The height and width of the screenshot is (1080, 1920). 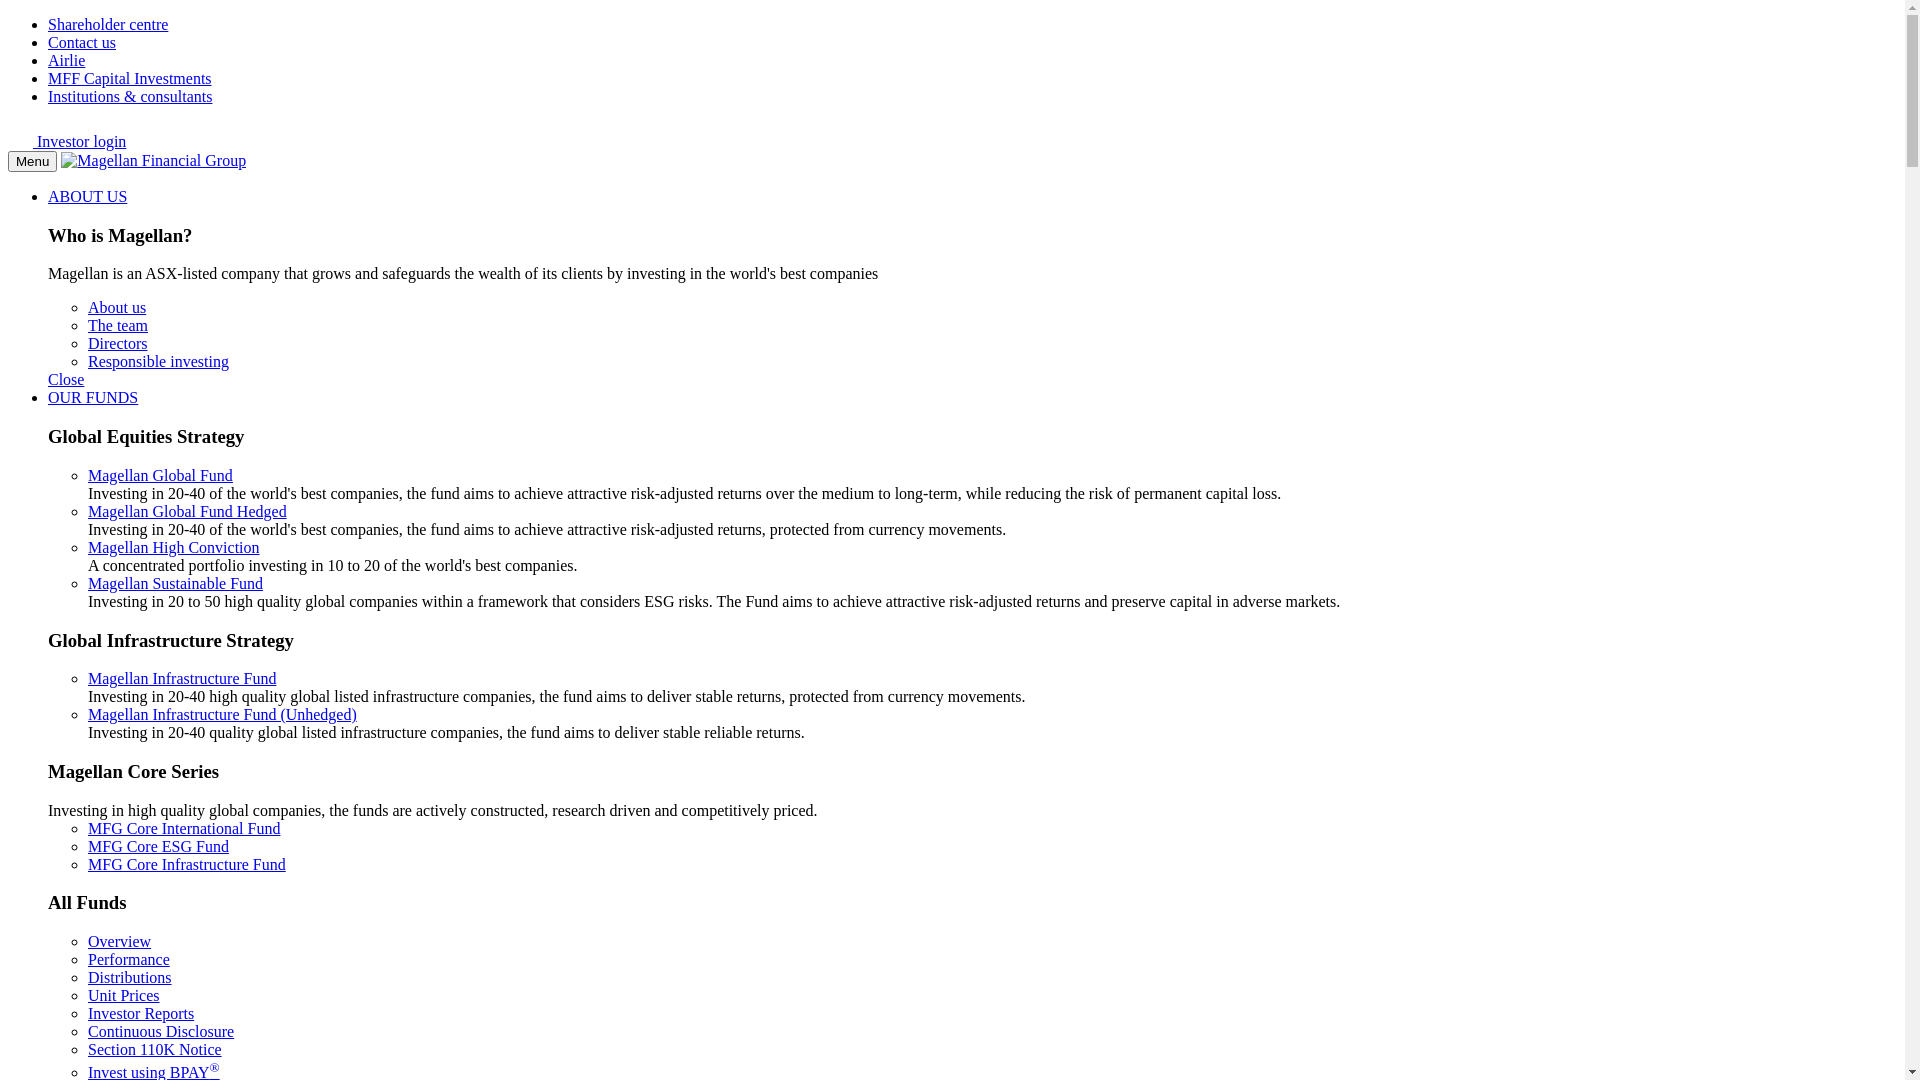 I want to click on 'Magellan Sustainable Fund', so click(x=175, y=583).